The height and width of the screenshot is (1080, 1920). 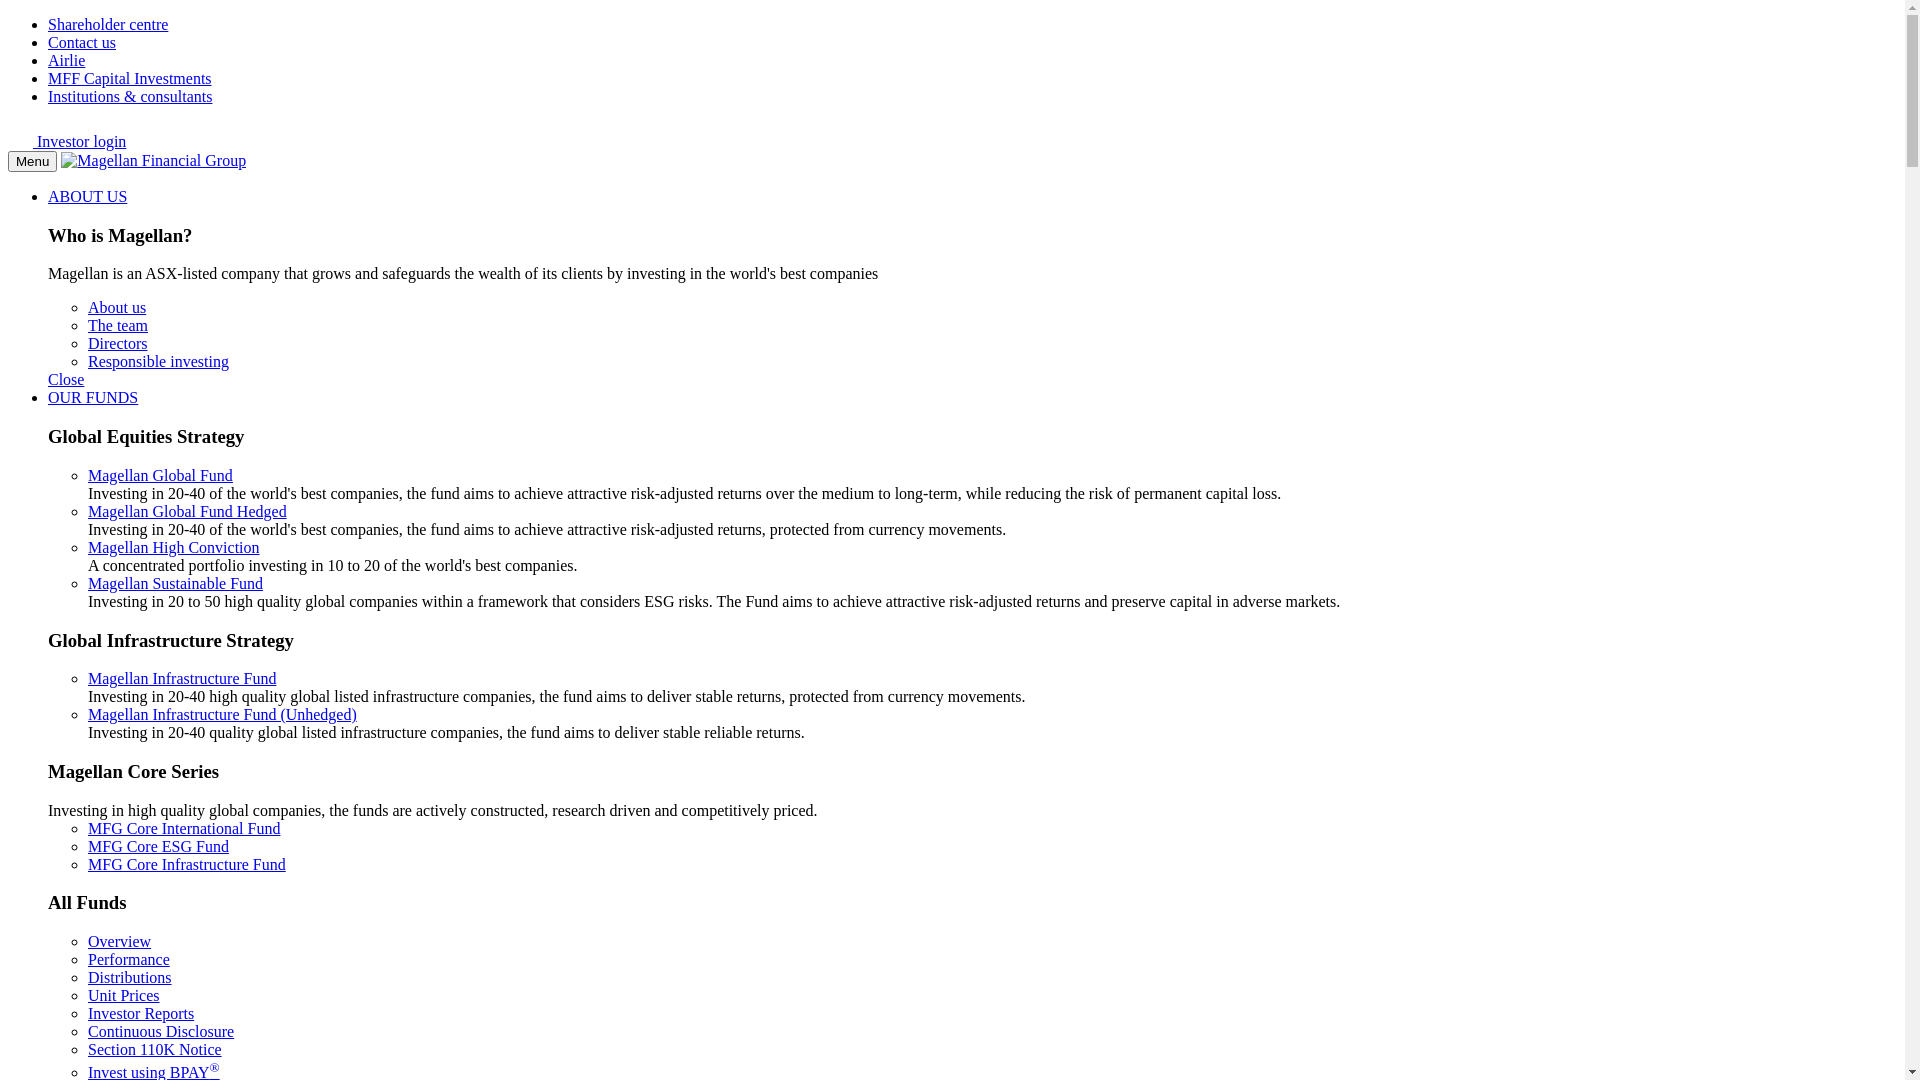 I want to click on 'Magellan Sustainable Fund', so click(x=175, y=583).